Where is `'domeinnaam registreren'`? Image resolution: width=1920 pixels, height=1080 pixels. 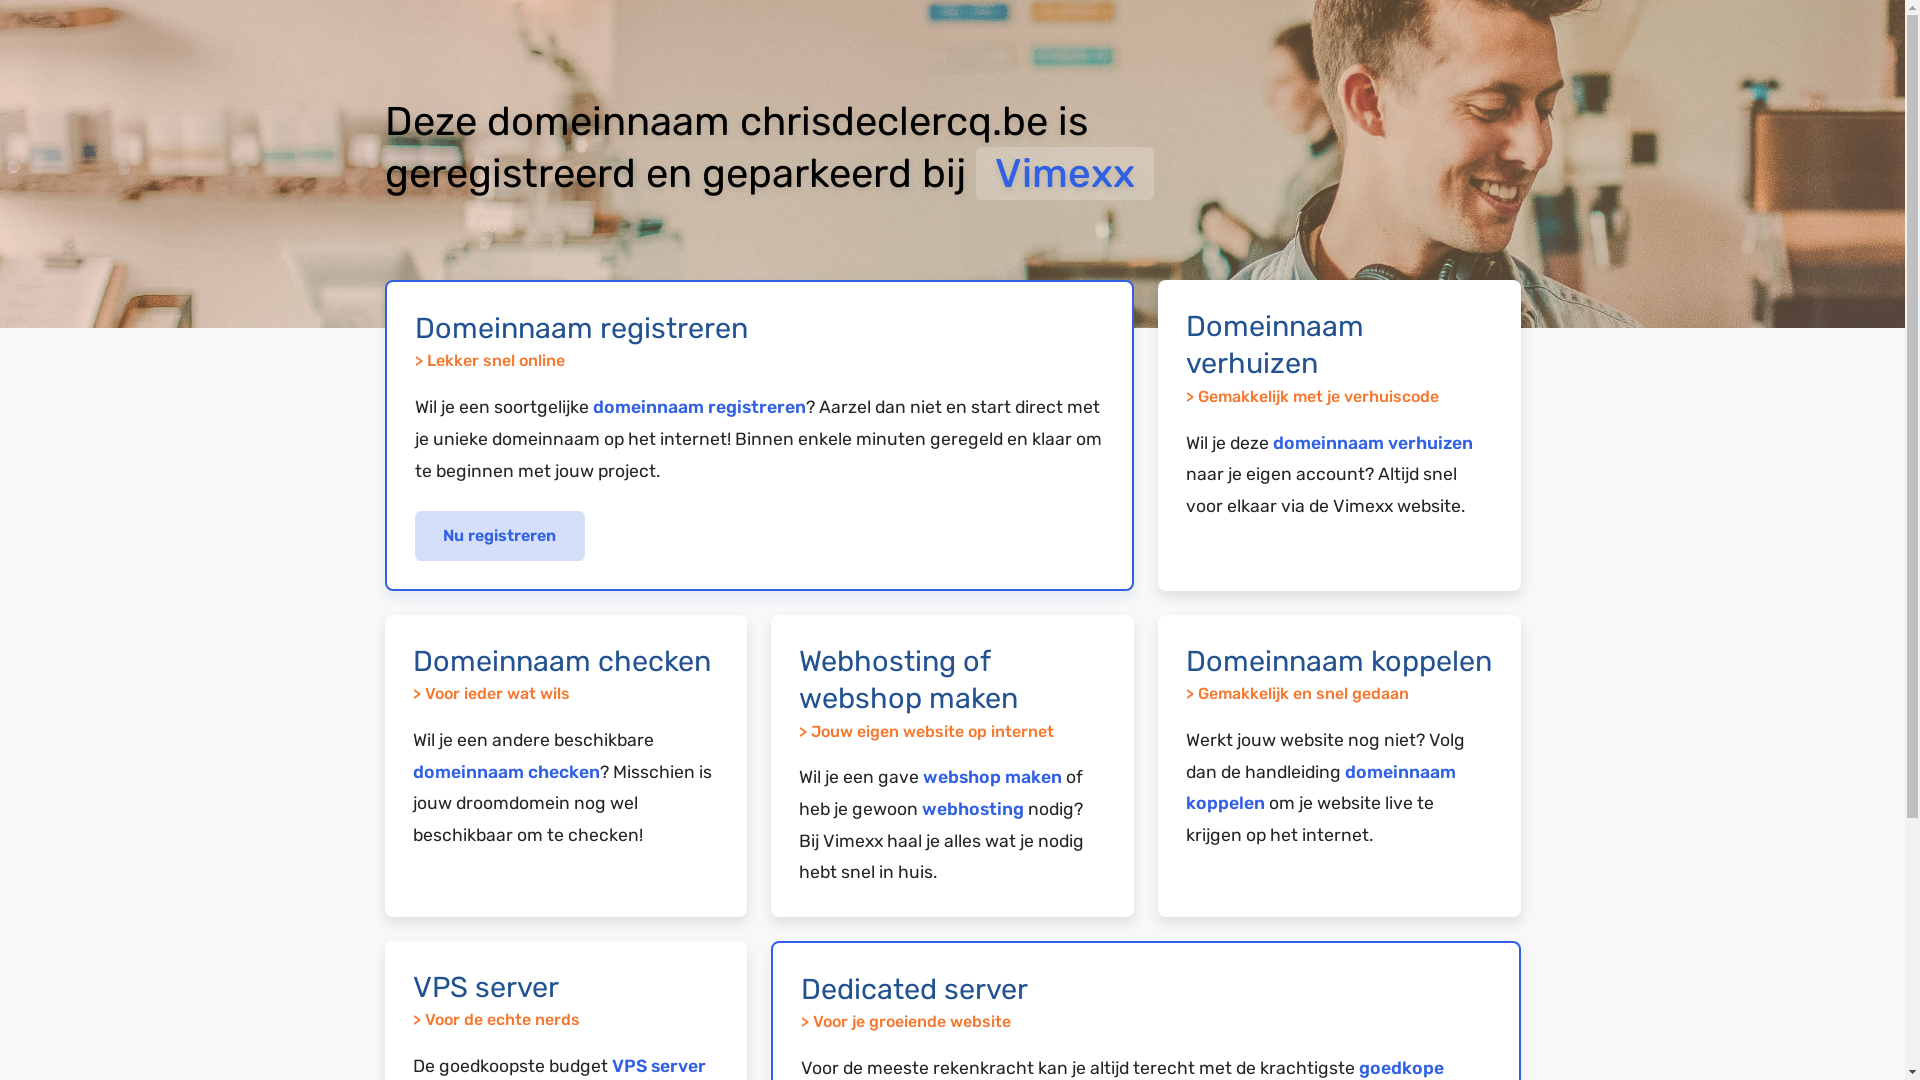 'domeinnaam registreren' is located at coordinates (698, 406).